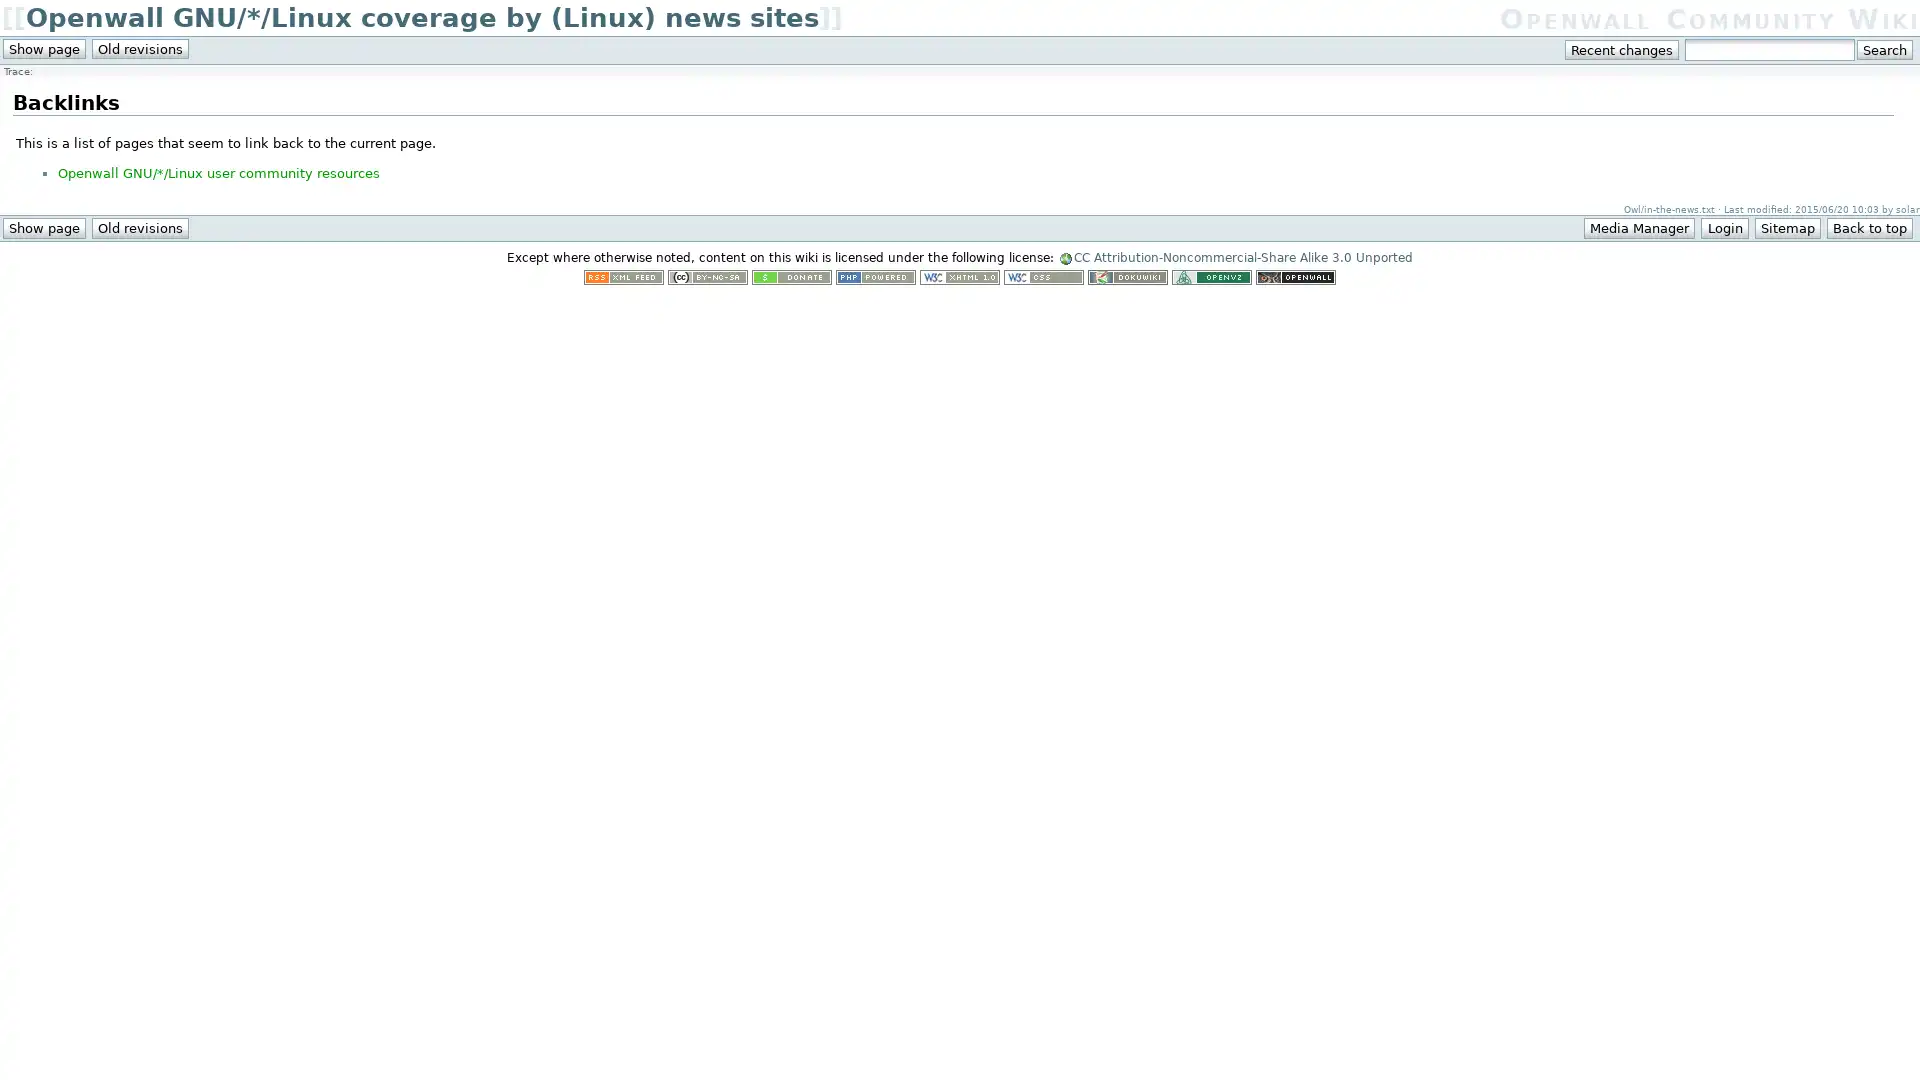  What do you see at coordinates (1786, 226) in the screenshot?
I see `Sitemap` at bounding box center [1786, 226].